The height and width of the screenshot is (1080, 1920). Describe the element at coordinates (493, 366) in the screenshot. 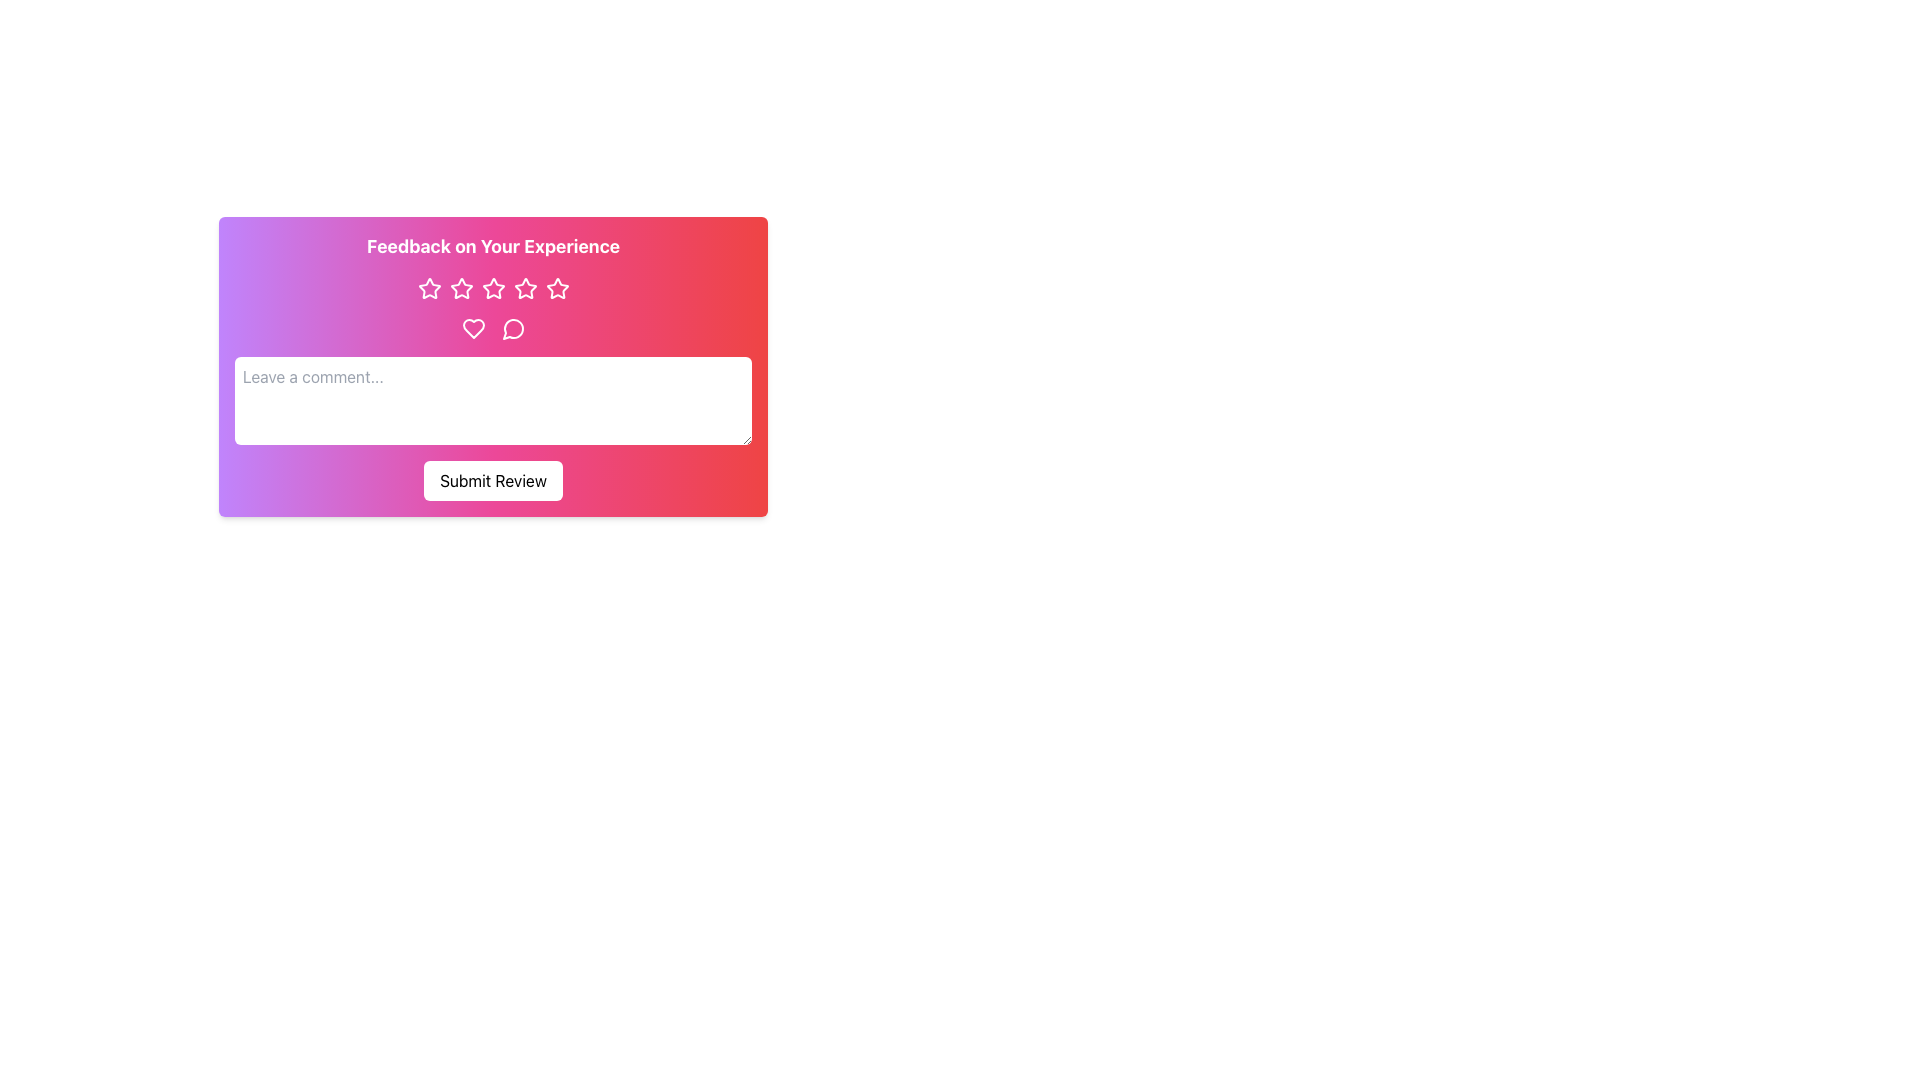

I see `the Text input field located beneath the star rating icons and above the 'Submit Review' button by using keyboard shortcuts for text interactions` at that location.